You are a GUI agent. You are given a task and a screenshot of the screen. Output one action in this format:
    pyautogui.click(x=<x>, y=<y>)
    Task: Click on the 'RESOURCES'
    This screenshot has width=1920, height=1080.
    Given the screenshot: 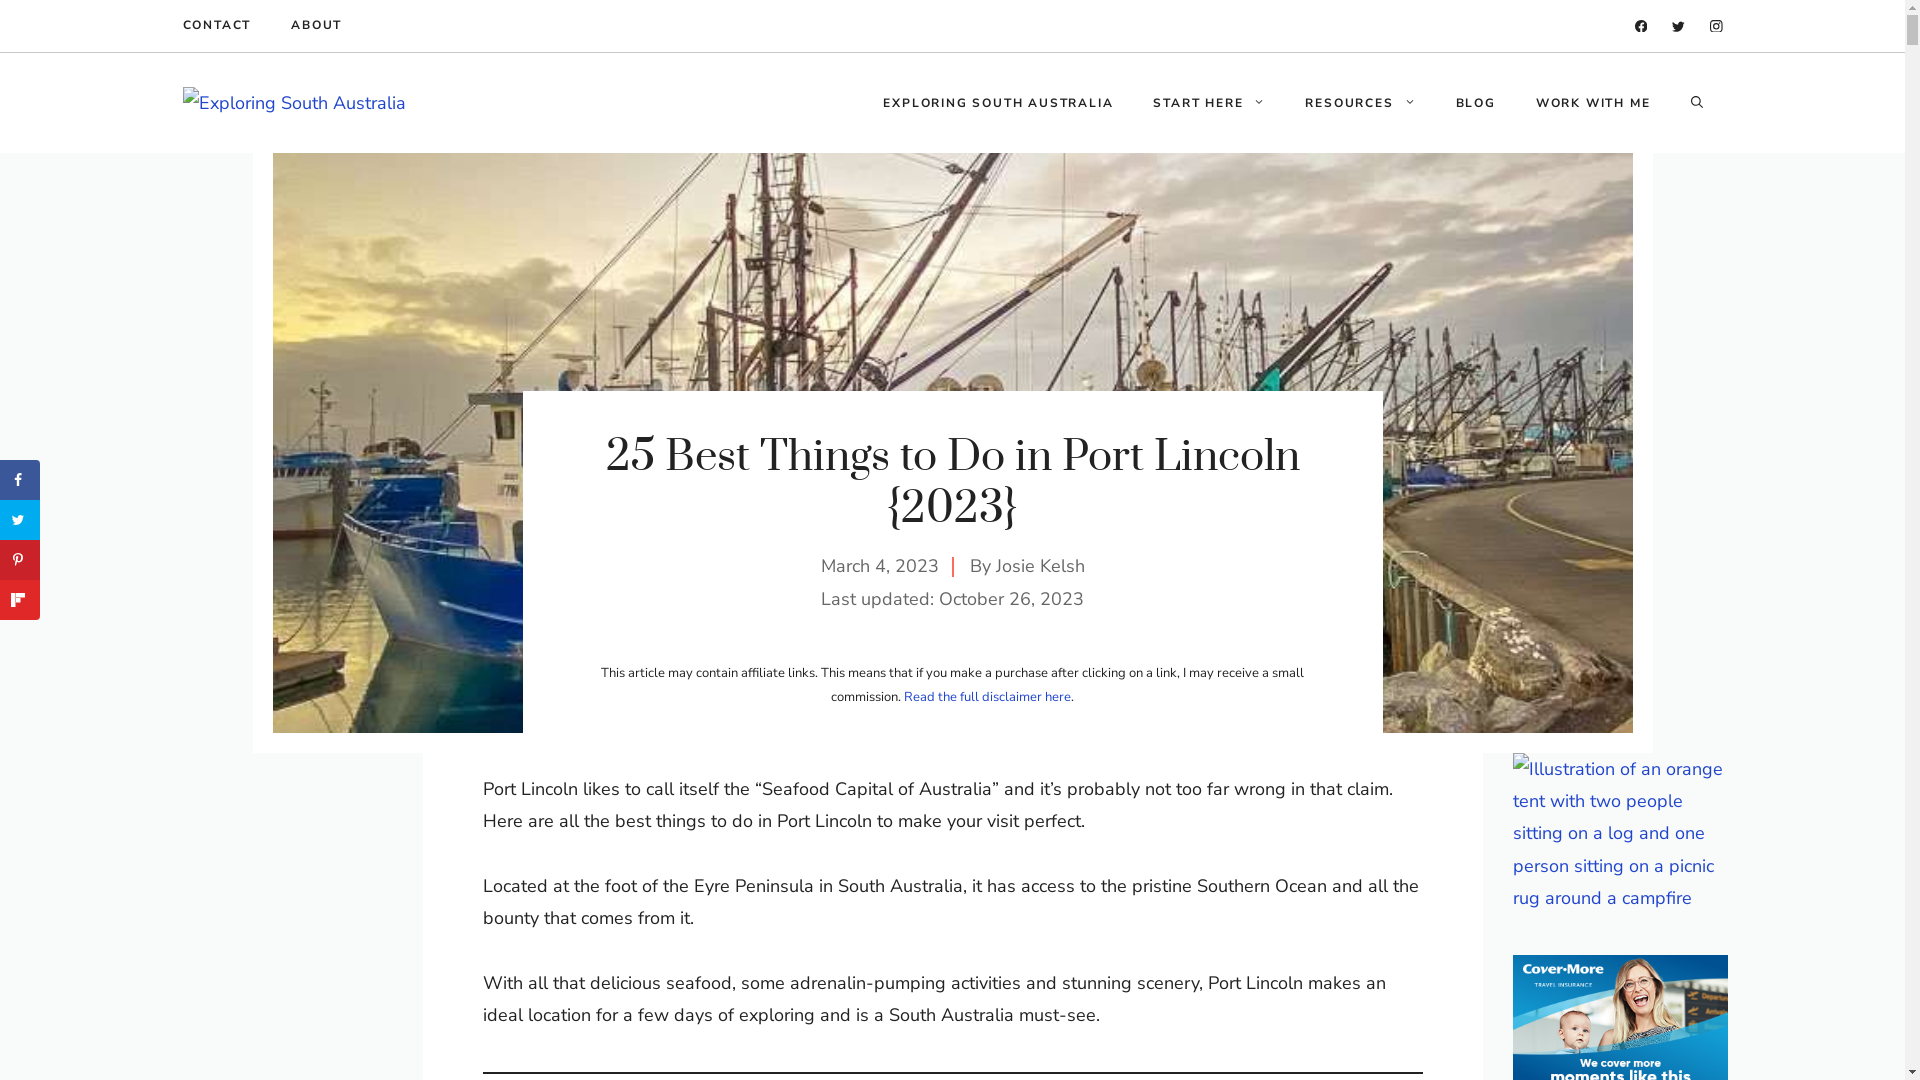 What is the action you would take?
    pyautogui.click(x=1359, y=103)
    